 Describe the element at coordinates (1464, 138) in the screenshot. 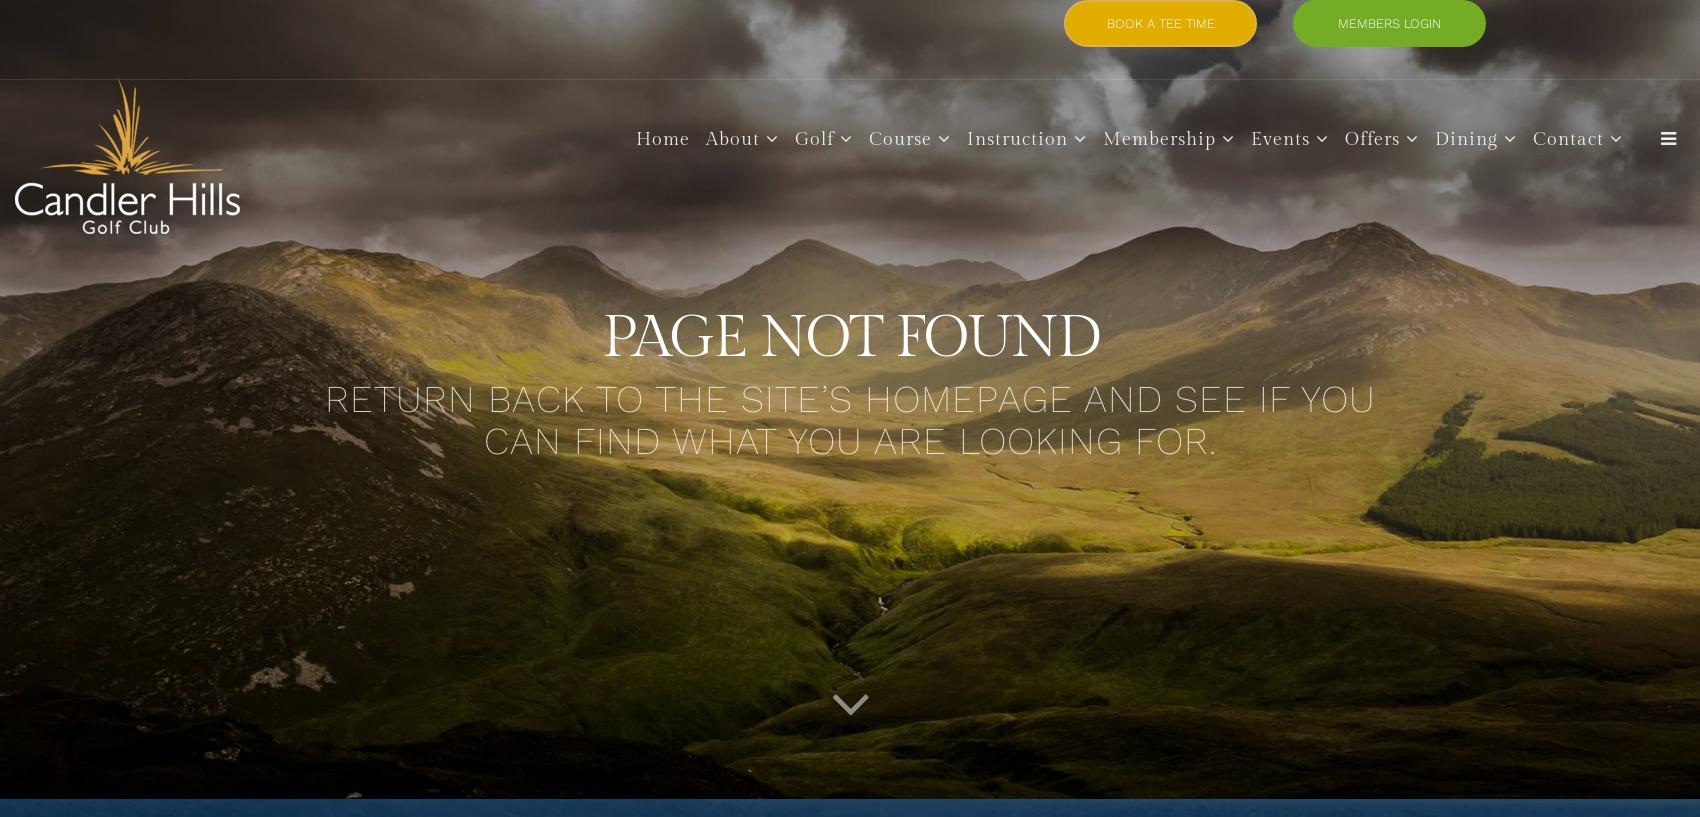

I see `'Dining'` at that location.